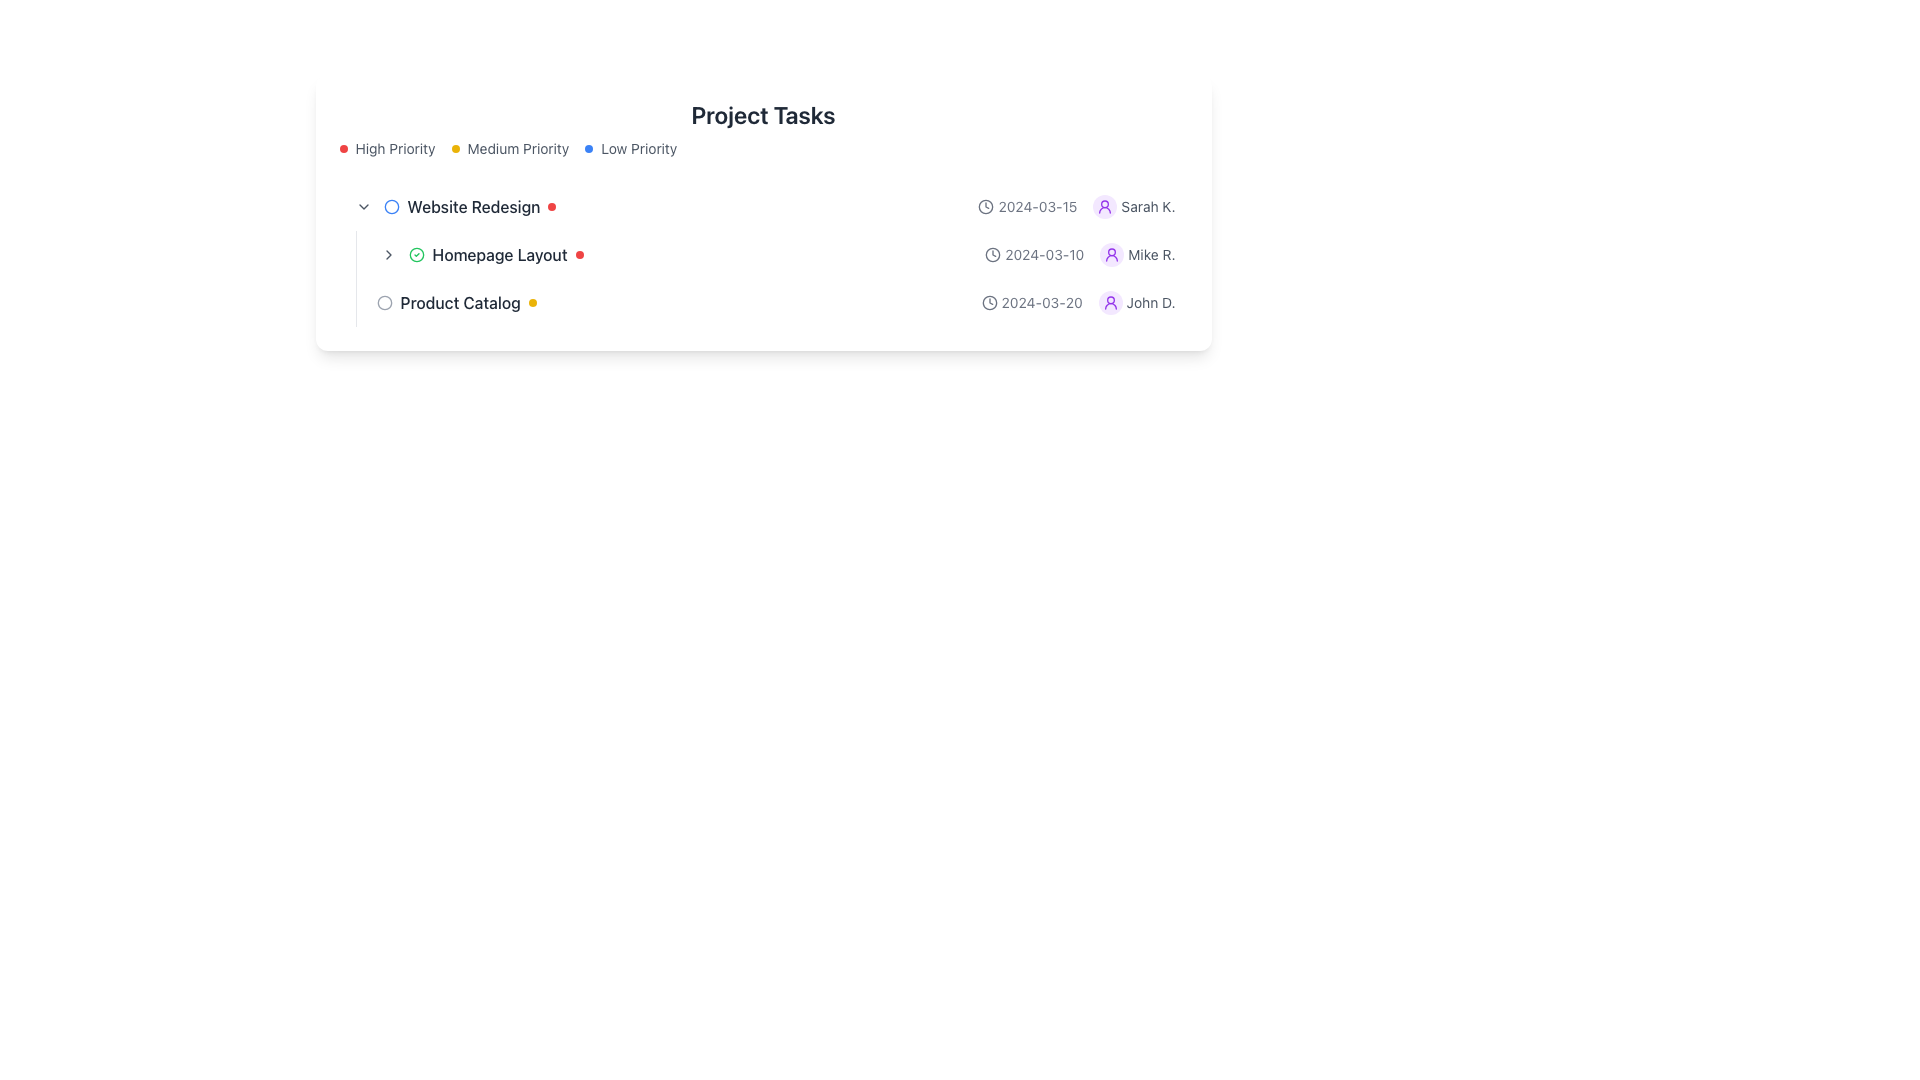 This screenshot has width=1920, height=1080. Describe the element at coordinates (1152, 253) in the screenshot. I see `text label 'Mike R.' which indicates the person responsible for the task 'Homepage Layout'` at that location.